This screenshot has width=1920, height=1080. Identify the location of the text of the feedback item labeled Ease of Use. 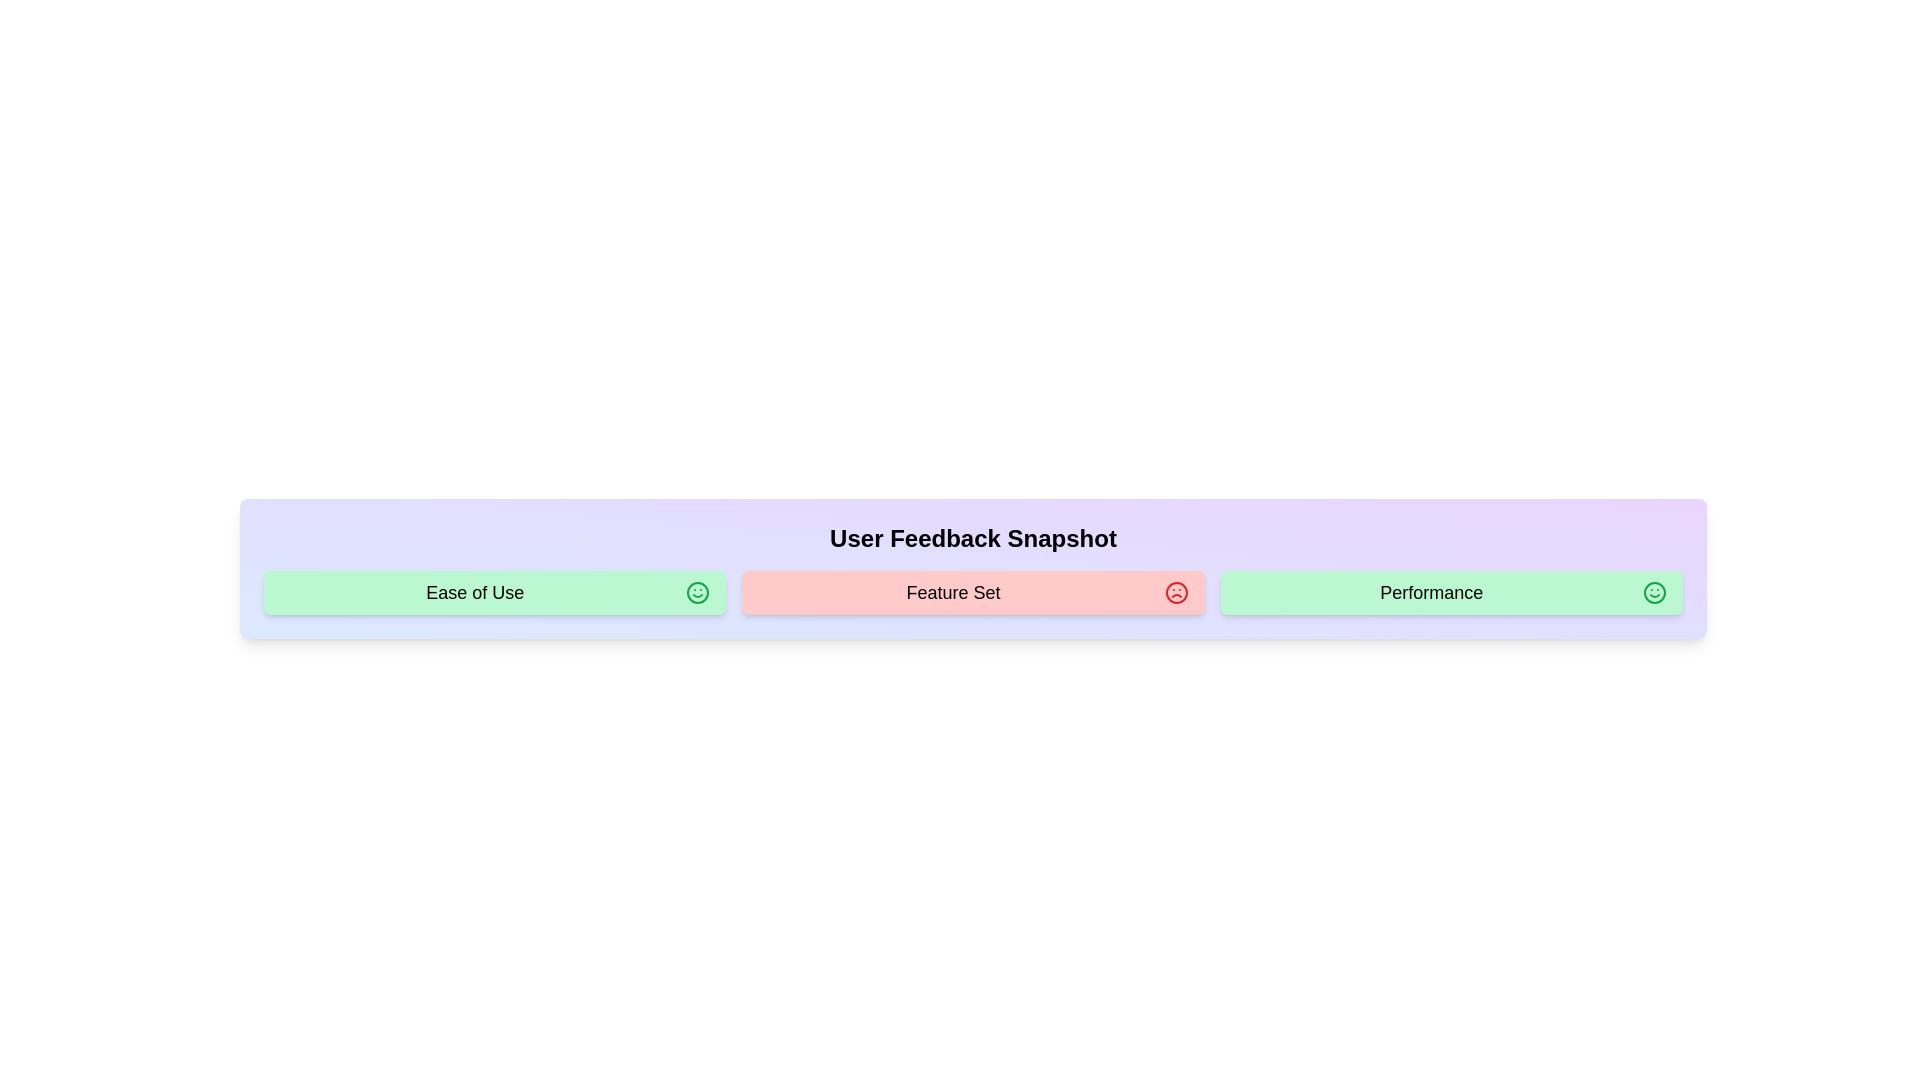
(495, 592).